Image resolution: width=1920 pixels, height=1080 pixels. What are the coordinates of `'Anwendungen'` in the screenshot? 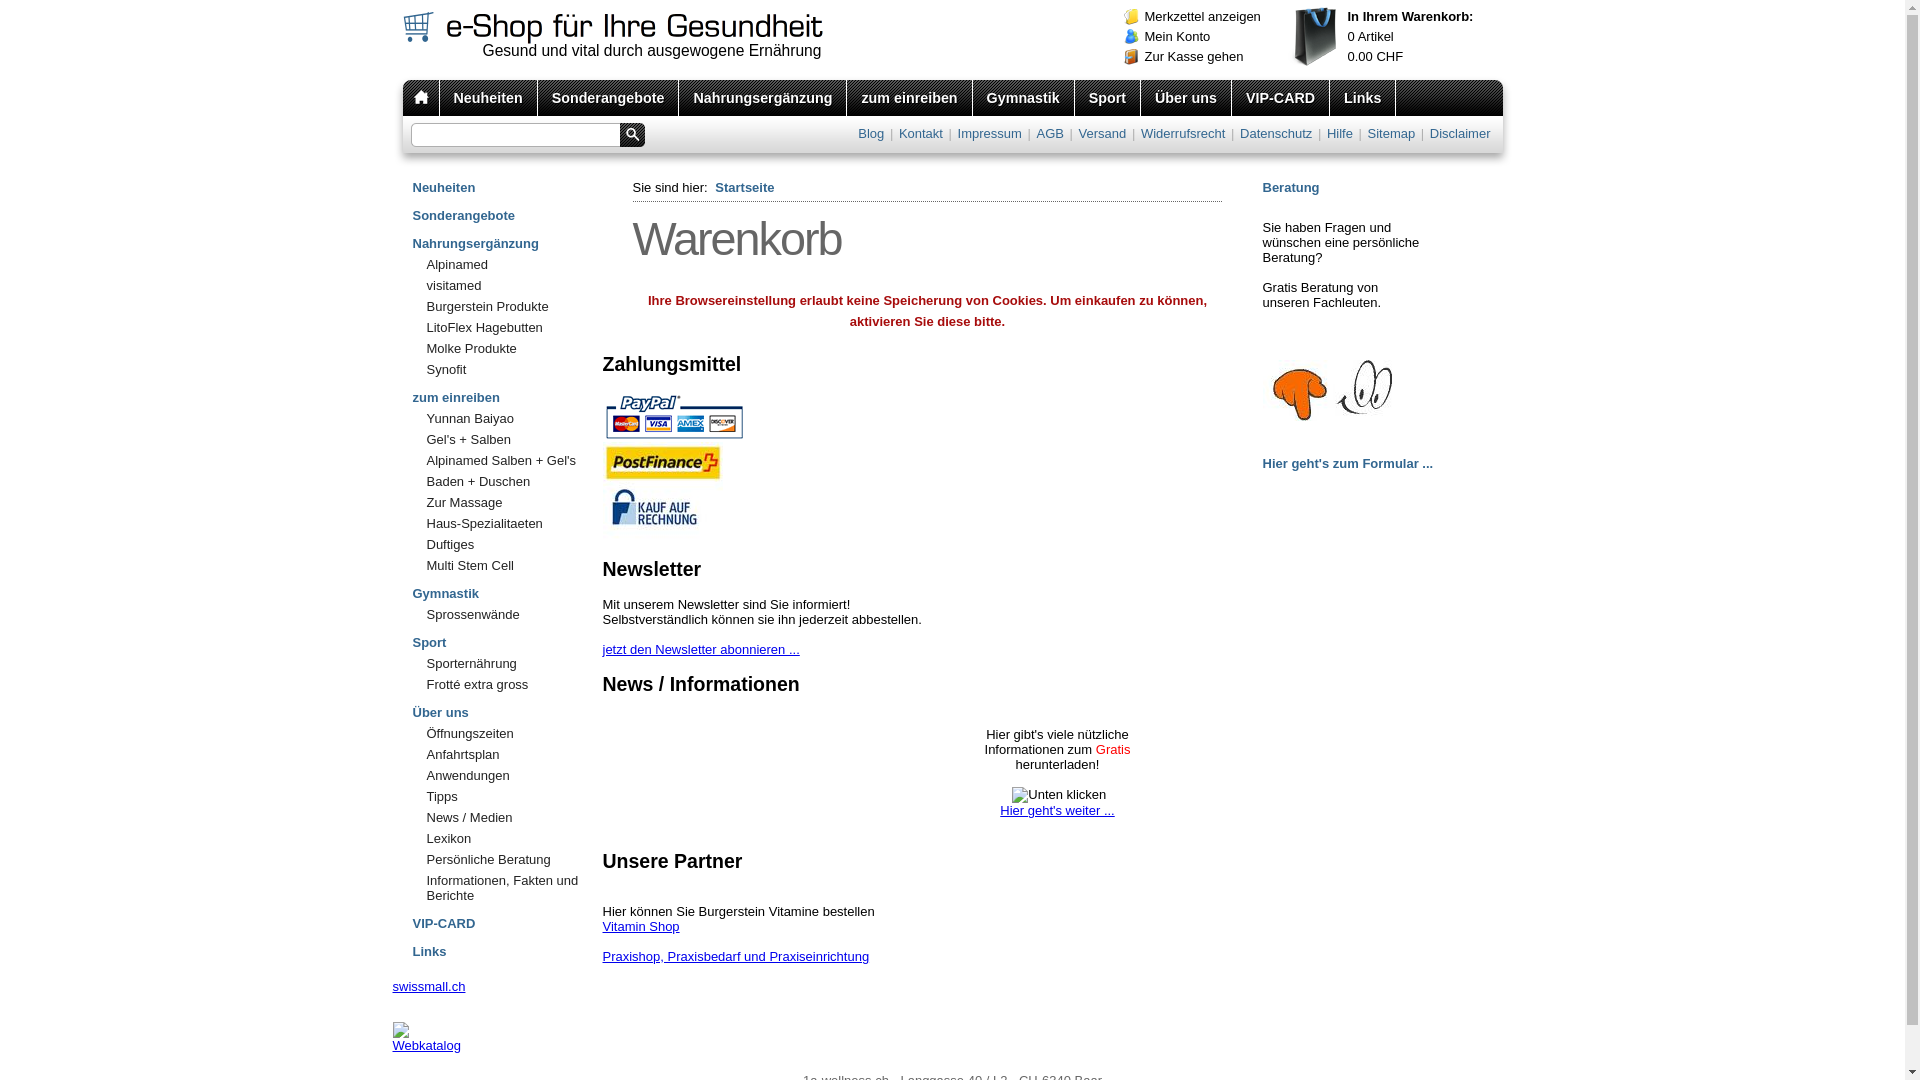 It's located at (507, 774).